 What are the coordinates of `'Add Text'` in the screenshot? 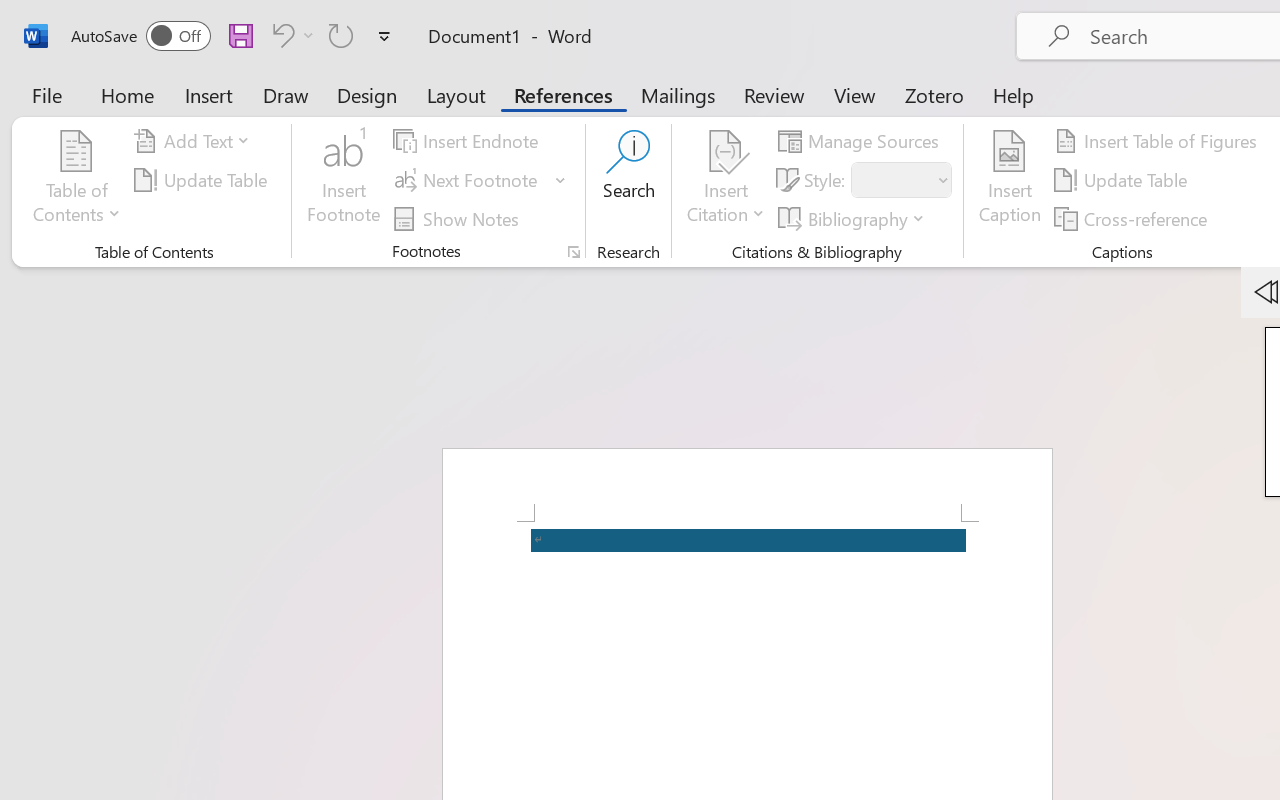 It's located at (195, 141).